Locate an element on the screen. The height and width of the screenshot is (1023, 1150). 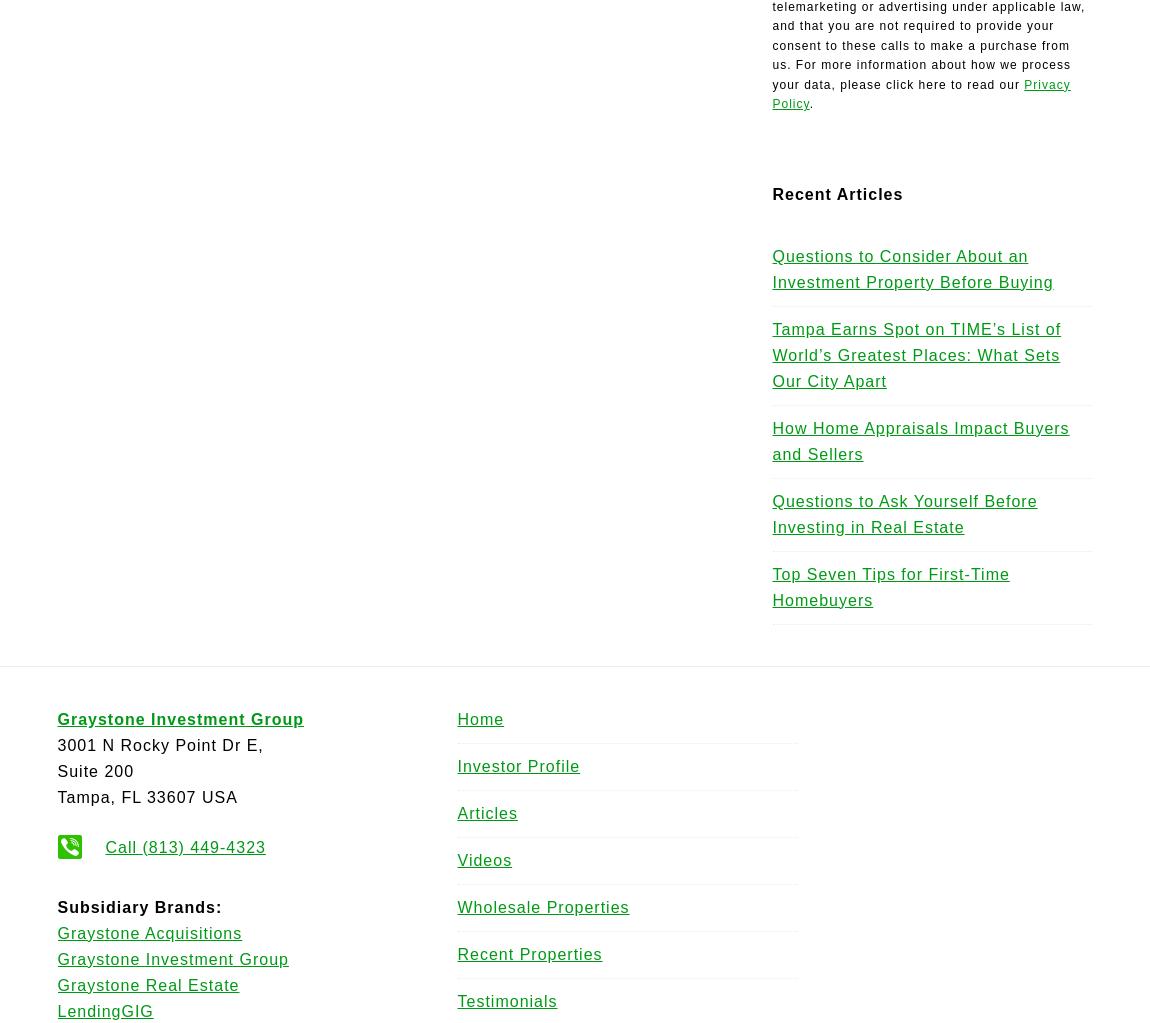
'Investor Profile' is located at coordinates (518, 764).